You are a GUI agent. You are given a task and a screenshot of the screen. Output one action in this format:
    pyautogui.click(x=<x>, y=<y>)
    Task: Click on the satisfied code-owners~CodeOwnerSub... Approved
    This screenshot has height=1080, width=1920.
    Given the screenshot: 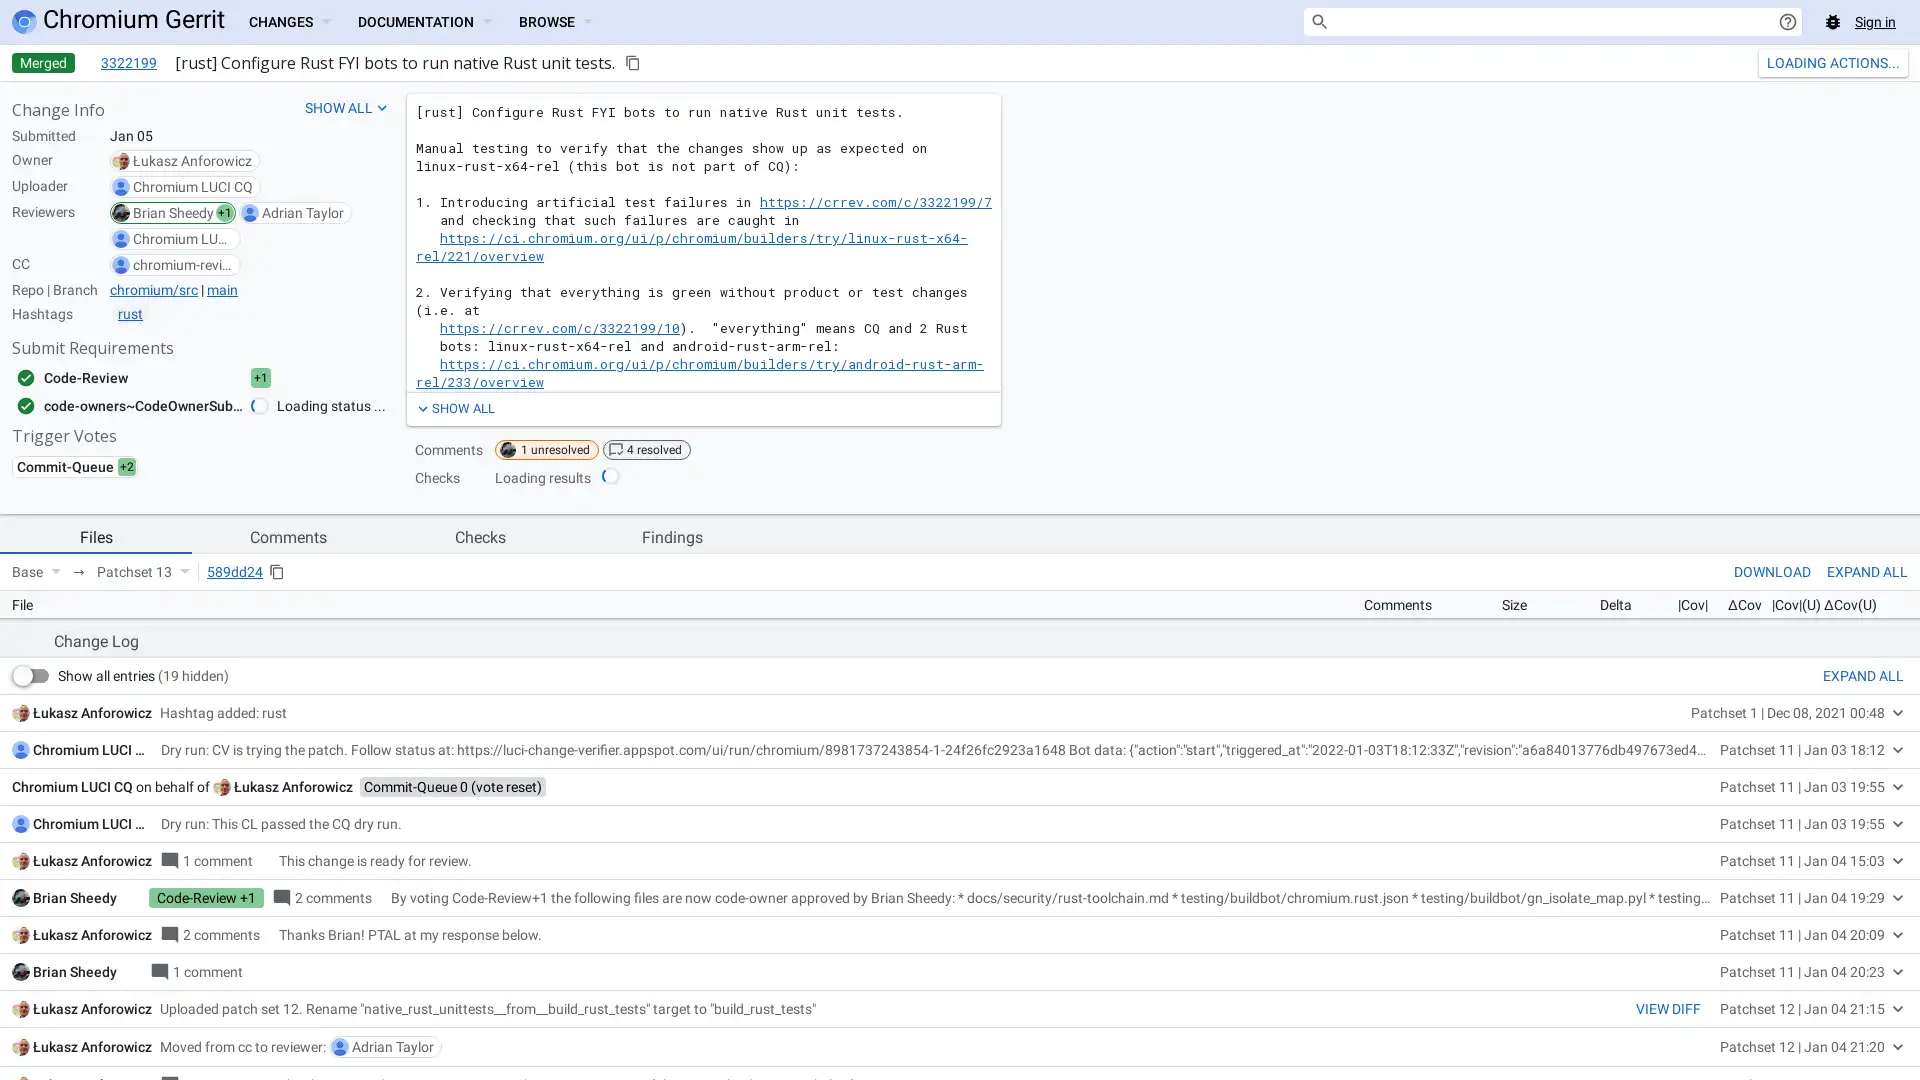 What is the action you would take?
    pyautogui.click(x=163, y=405)
    